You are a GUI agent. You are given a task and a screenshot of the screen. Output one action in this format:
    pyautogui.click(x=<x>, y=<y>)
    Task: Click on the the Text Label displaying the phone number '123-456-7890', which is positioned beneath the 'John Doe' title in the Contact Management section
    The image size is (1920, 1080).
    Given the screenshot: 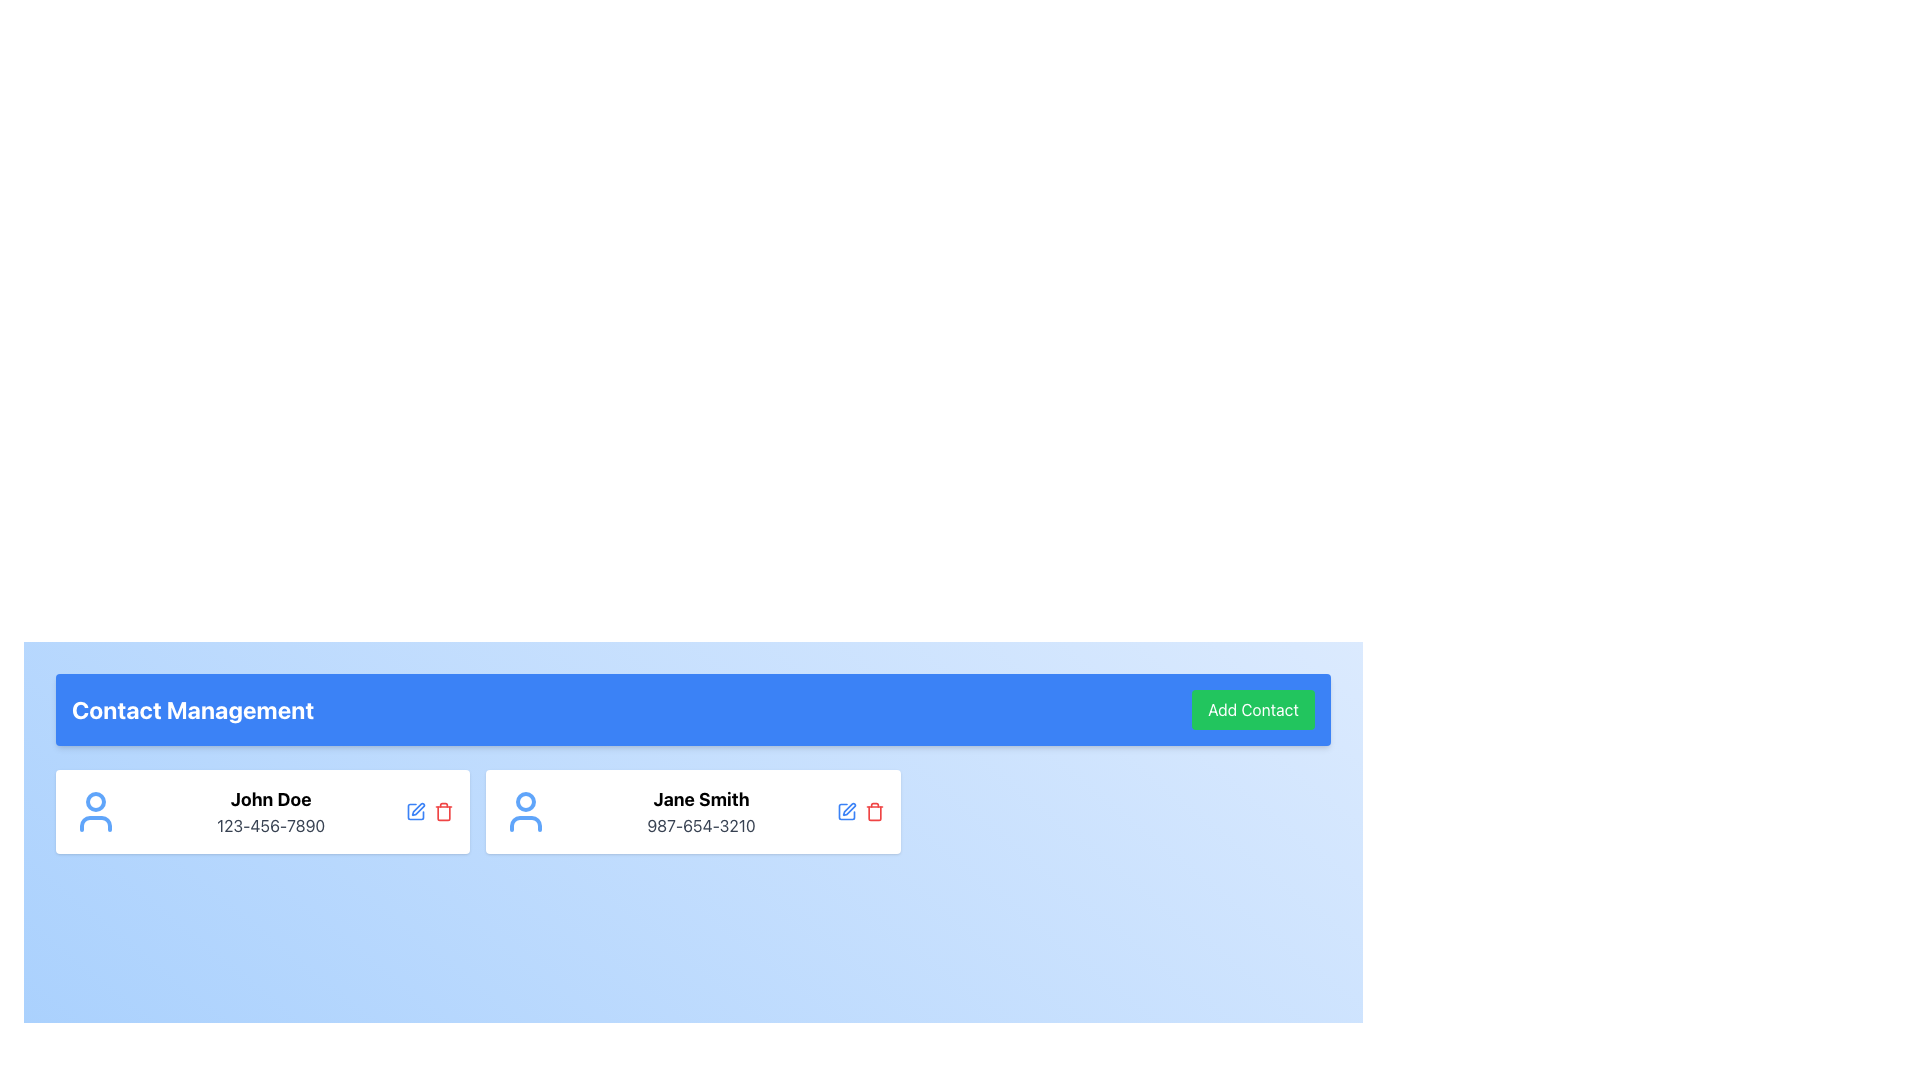 What is the action you would take?
    pyautogui.click(x=270, y=825)
    